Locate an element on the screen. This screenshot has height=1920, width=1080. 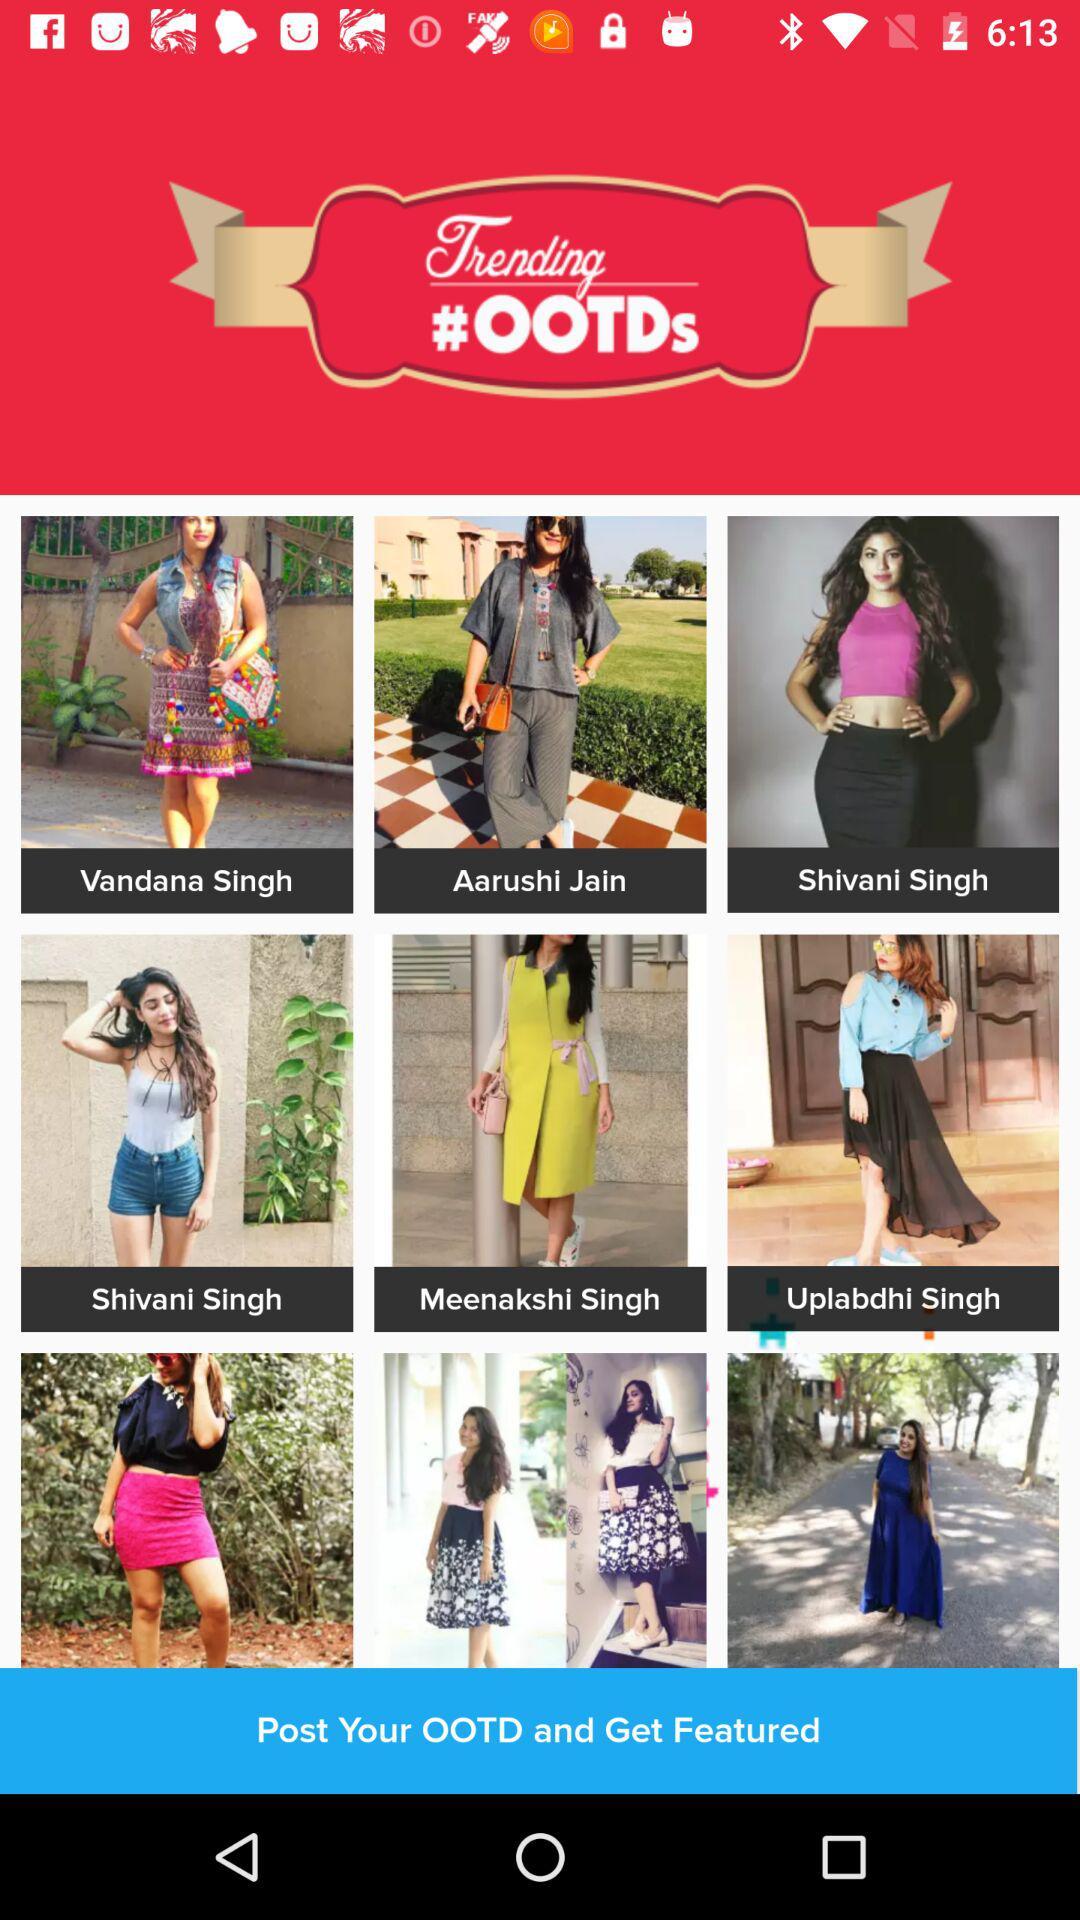
advertisement is located at coordinates (540, 682).